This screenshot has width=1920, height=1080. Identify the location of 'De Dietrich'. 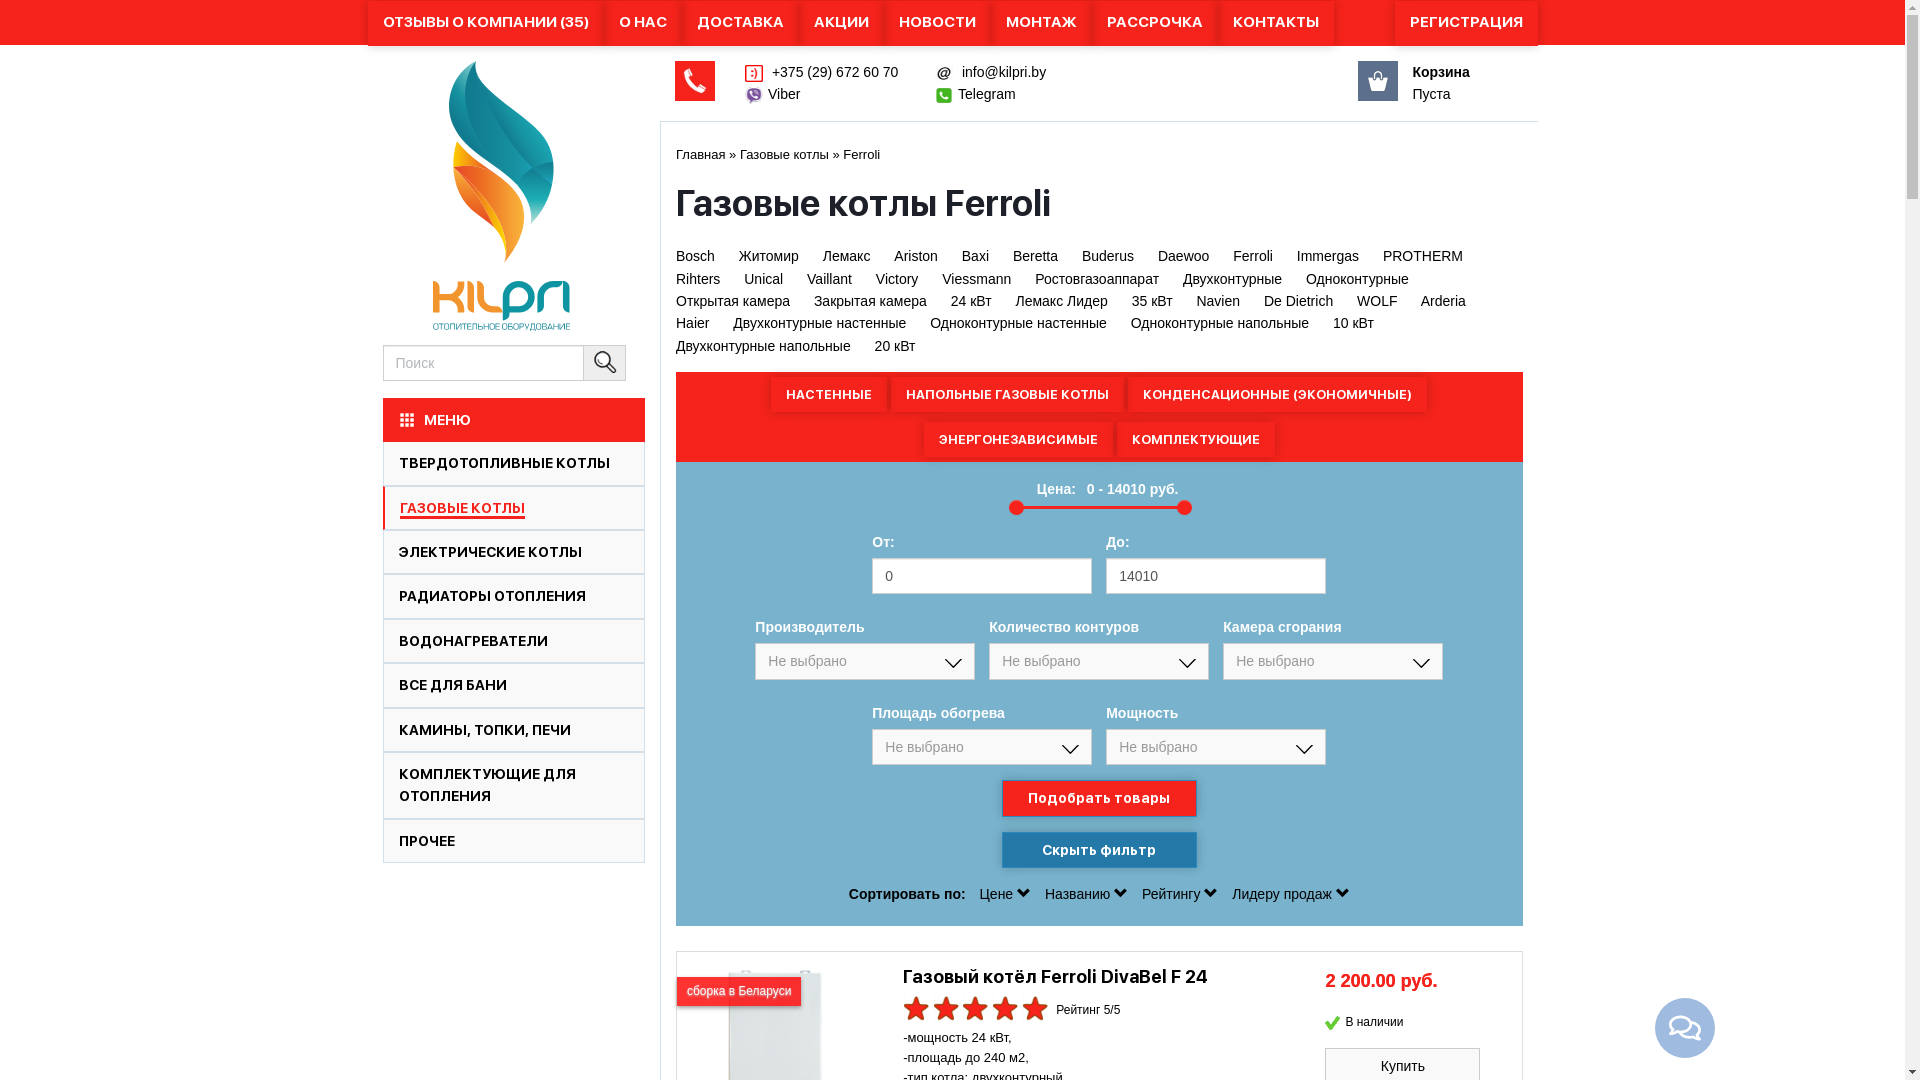
(1262, 300).